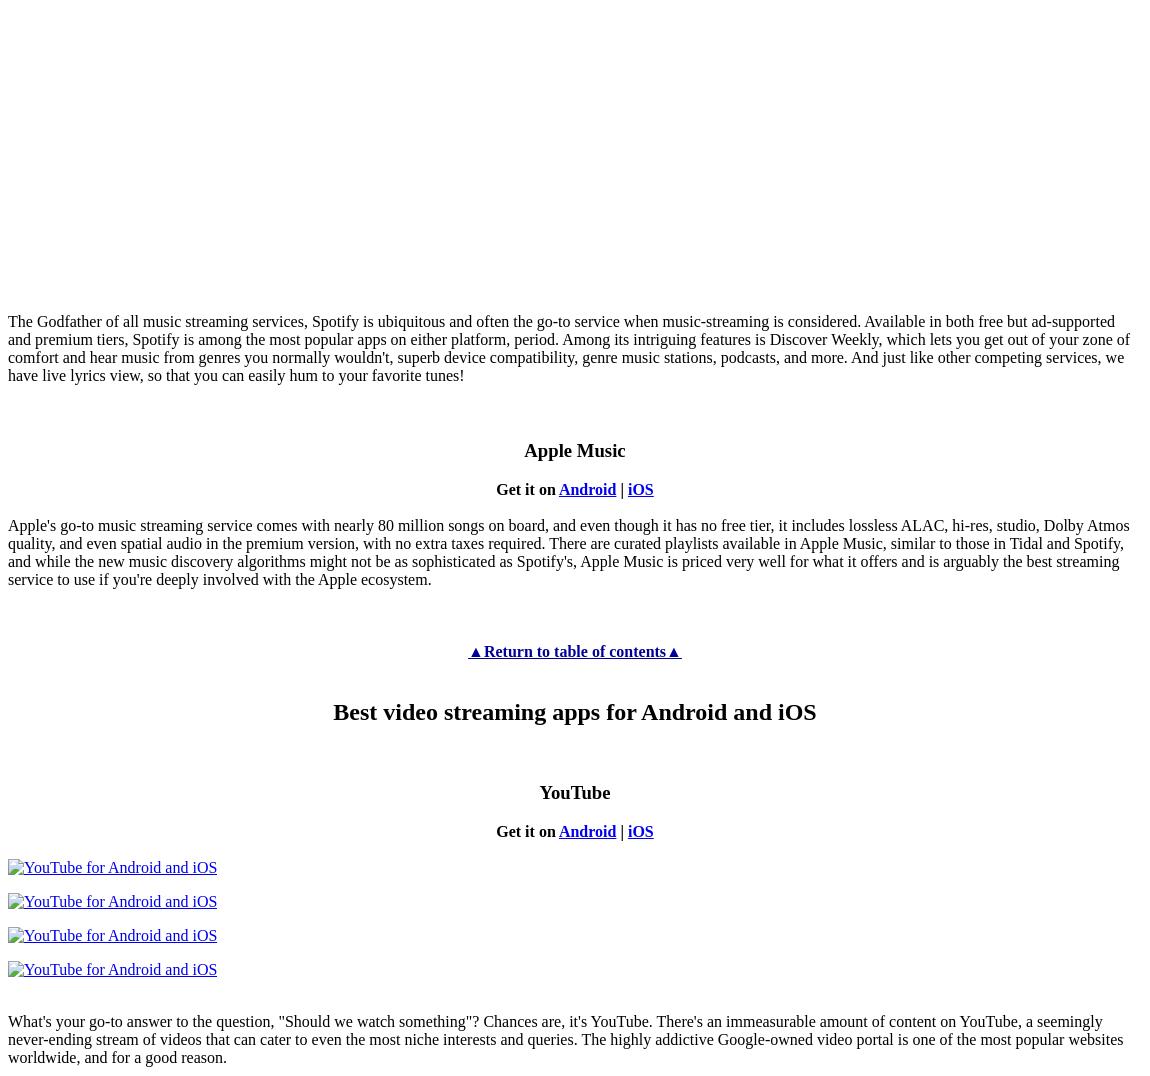 The width and height of the screenshot is (1150, 1076). I want to click on 'Apple's go-to music streaming service comes with nearly 80 million songs on board, and even though it has no free tier, it includes lossless ALAC, hi-res, studio, Dolby Atmos quality, and even spatial audio in the premium version, with no extra taxes required. There are curated playlists available in Apple Music, similar to those in Tidal and Spotify, and while the new music discovery algorithms might not be as sophisticated as Spotify's, Apple Music is priced very well for what it offers and is arguably the best streaming service to use if you're deeply involved with the Apple ecosystem.', so click(568, 550).